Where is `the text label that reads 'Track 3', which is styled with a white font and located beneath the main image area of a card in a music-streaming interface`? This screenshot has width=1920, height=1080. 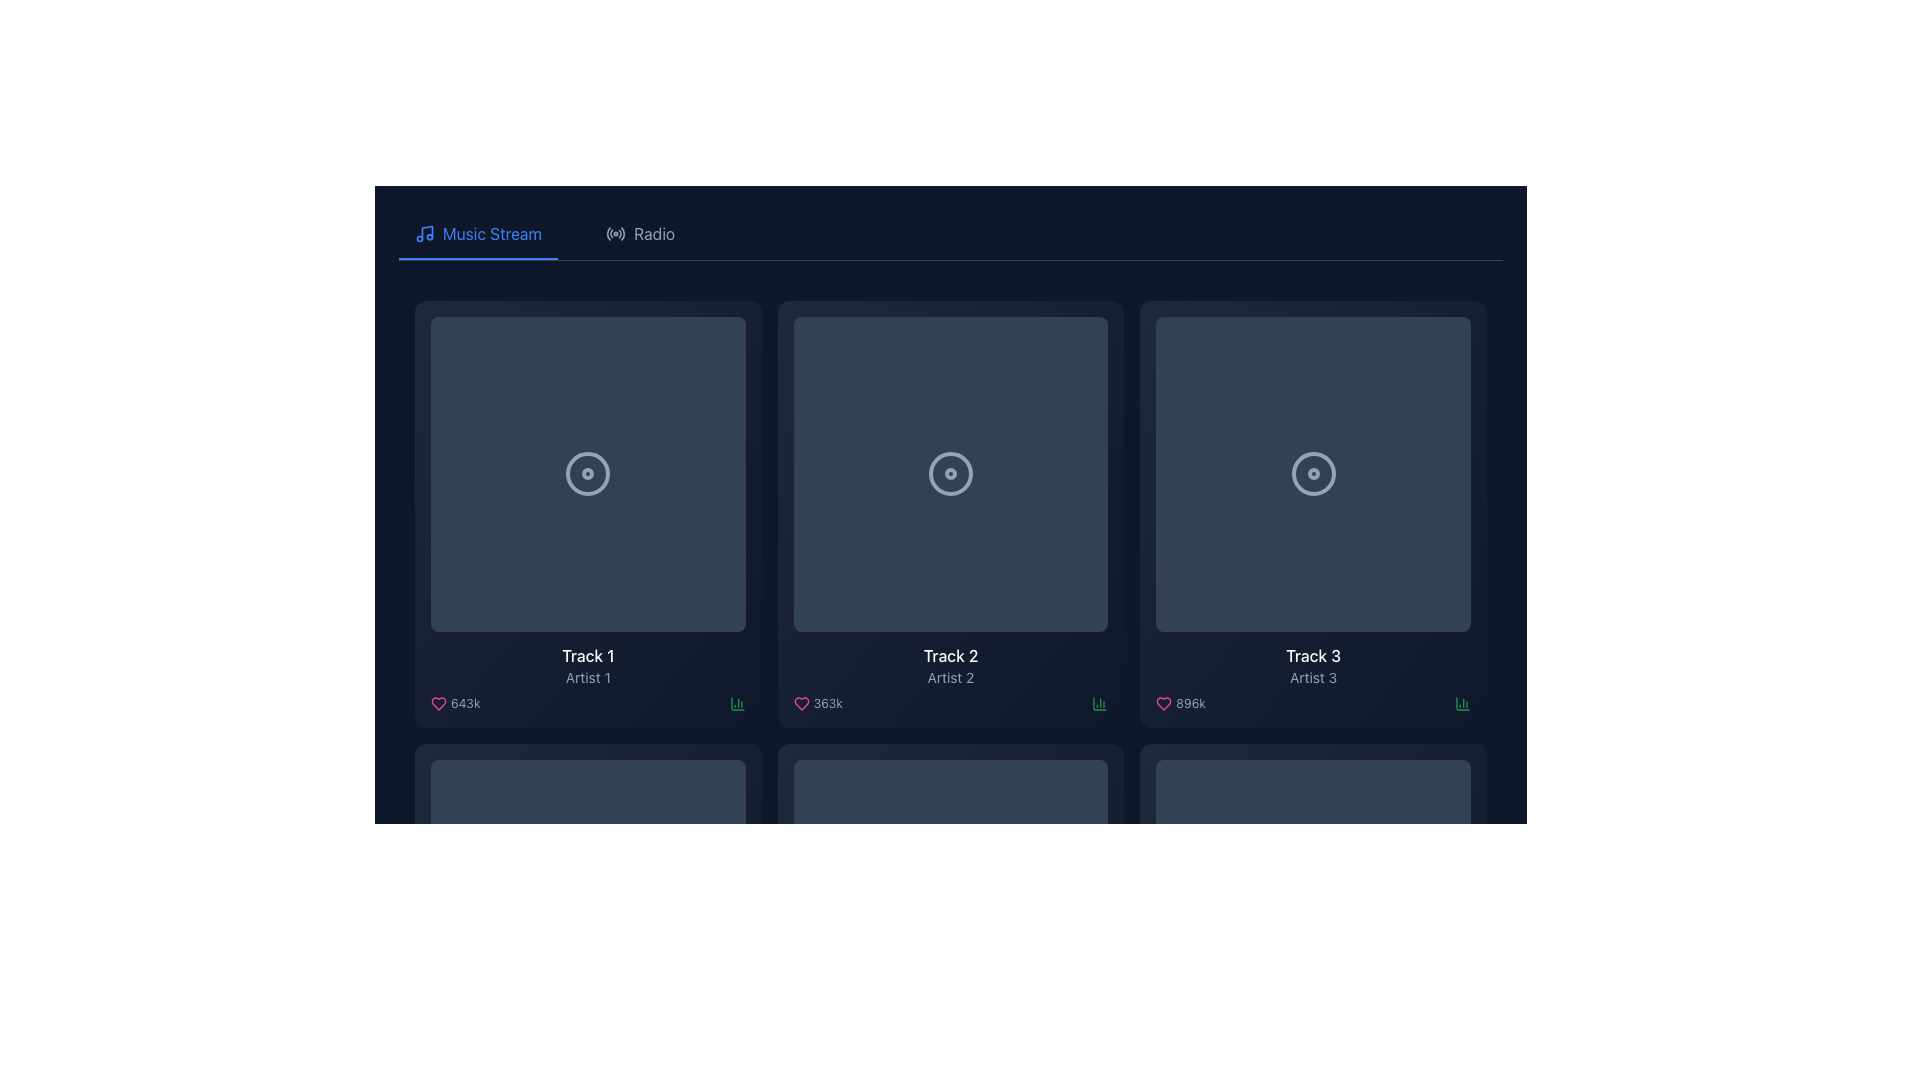 the text label that reads 'Track 3', which is styled with a white font and located beneath the main image area of a card in a music-streaming interface is located at coordinates (1313, 655).